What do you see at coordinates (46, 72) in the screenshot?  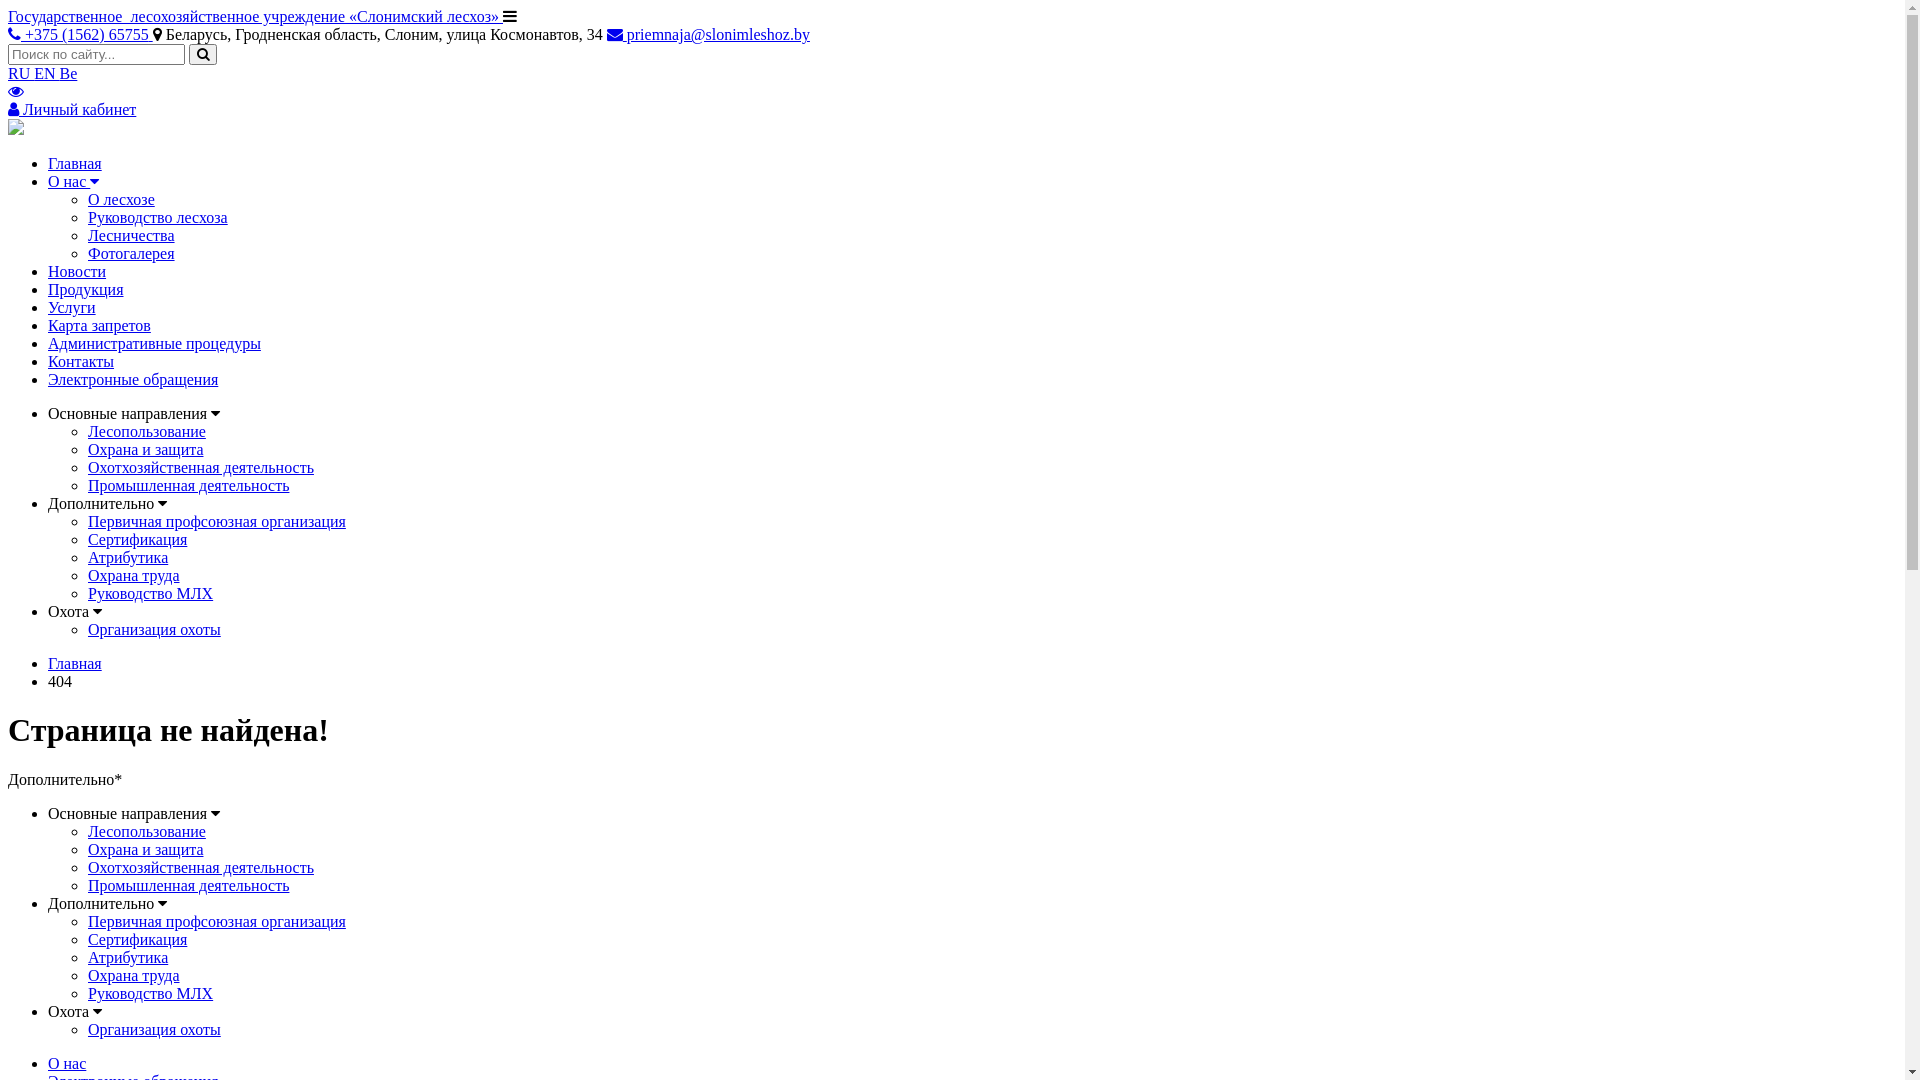 I see `'EN'` at bounding box center [46, 72].